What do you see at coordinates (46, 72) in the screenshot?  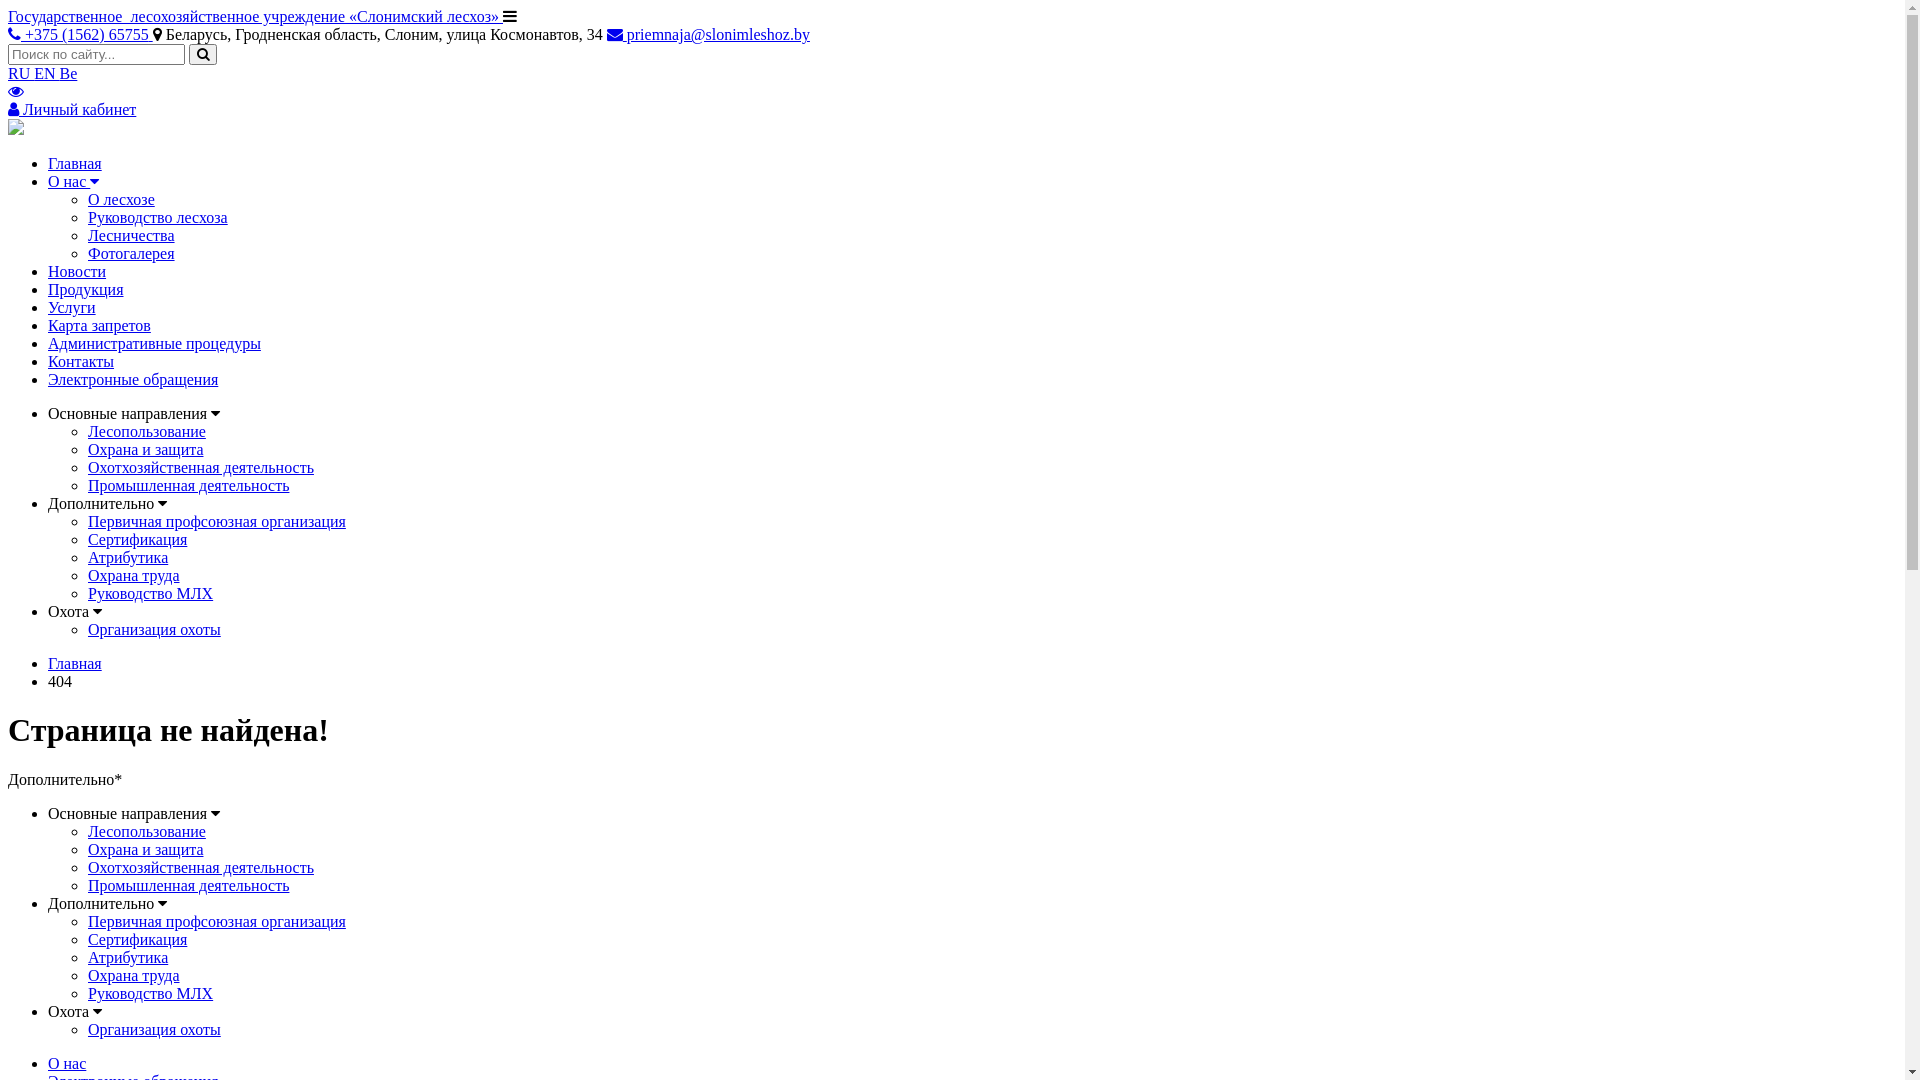 I see `'EN'` at bounding box center [46, 72].